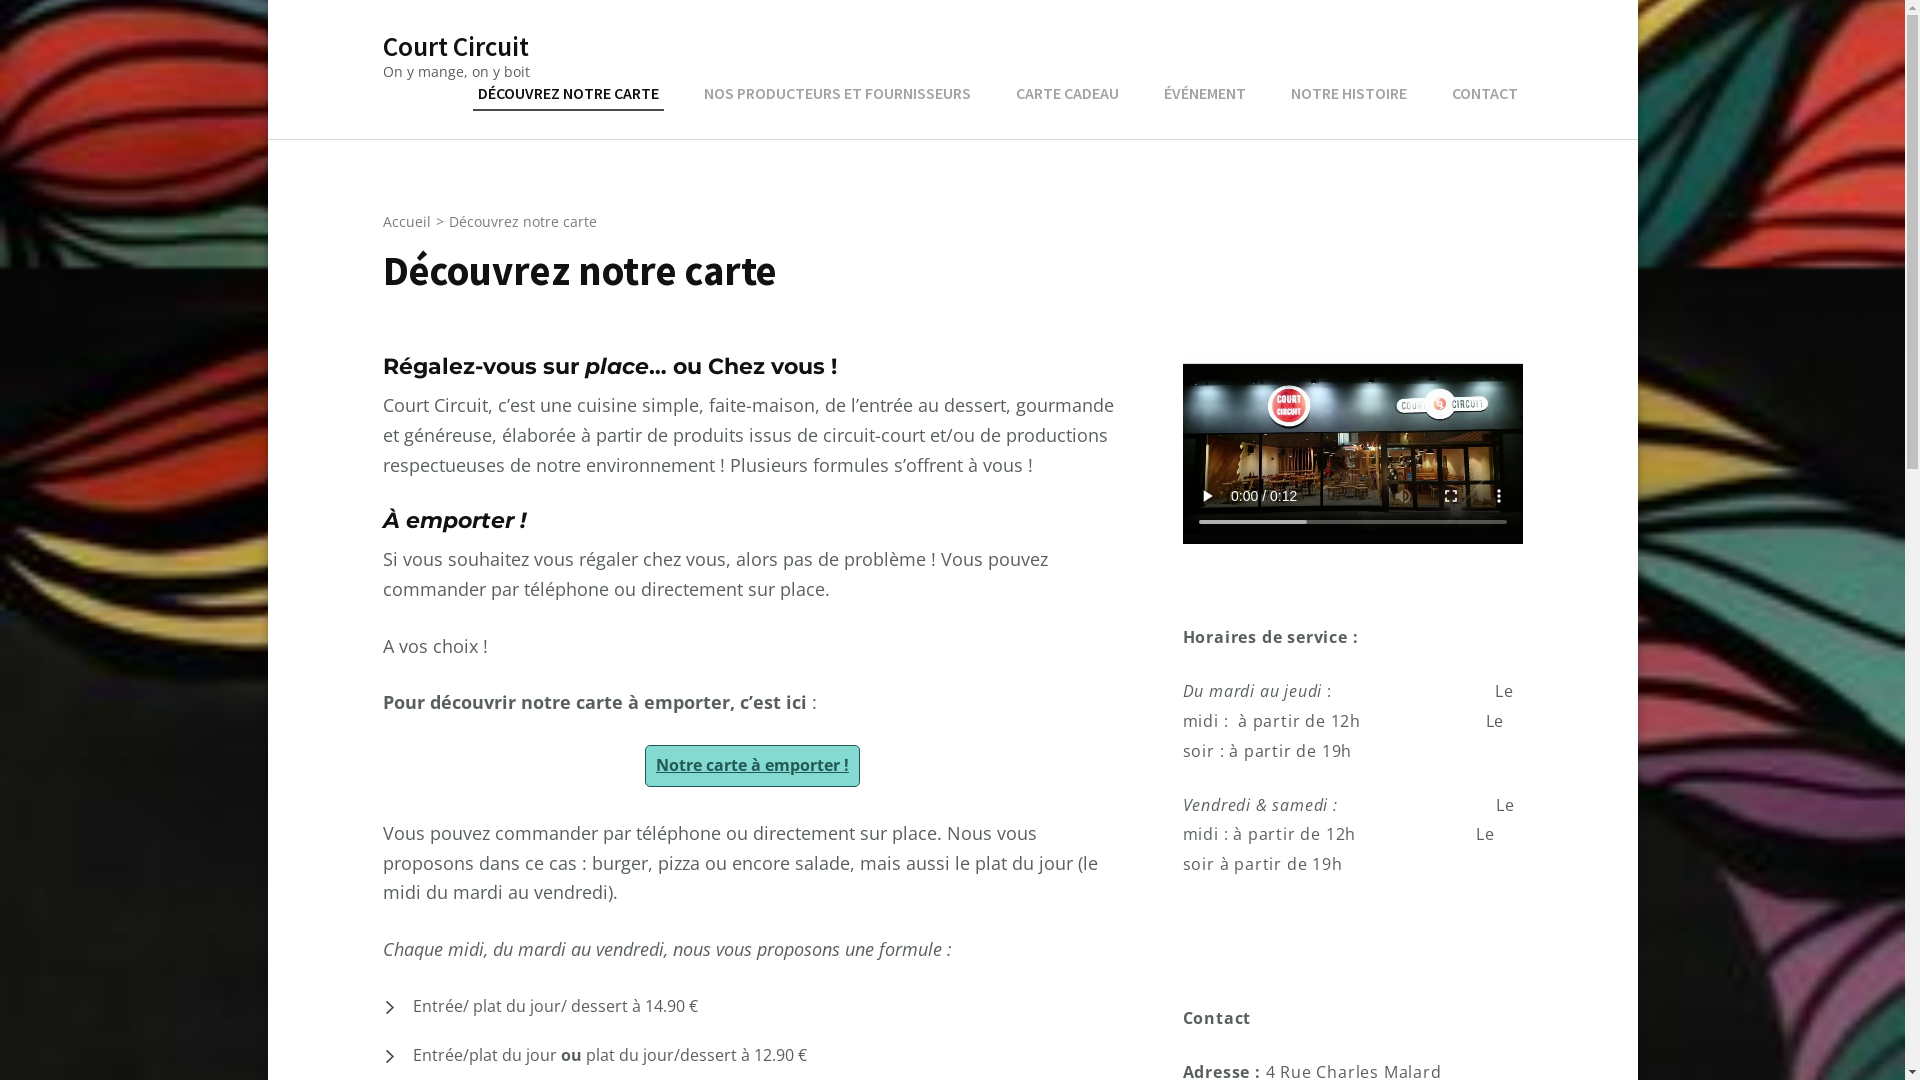 The height and width of the screenshot is (1080, 1920). Describe the element at coordinates (836, 93) in the screenshot. I see `'NOS PRODUCTEURS ET FOURNISSEURS'` at that location.